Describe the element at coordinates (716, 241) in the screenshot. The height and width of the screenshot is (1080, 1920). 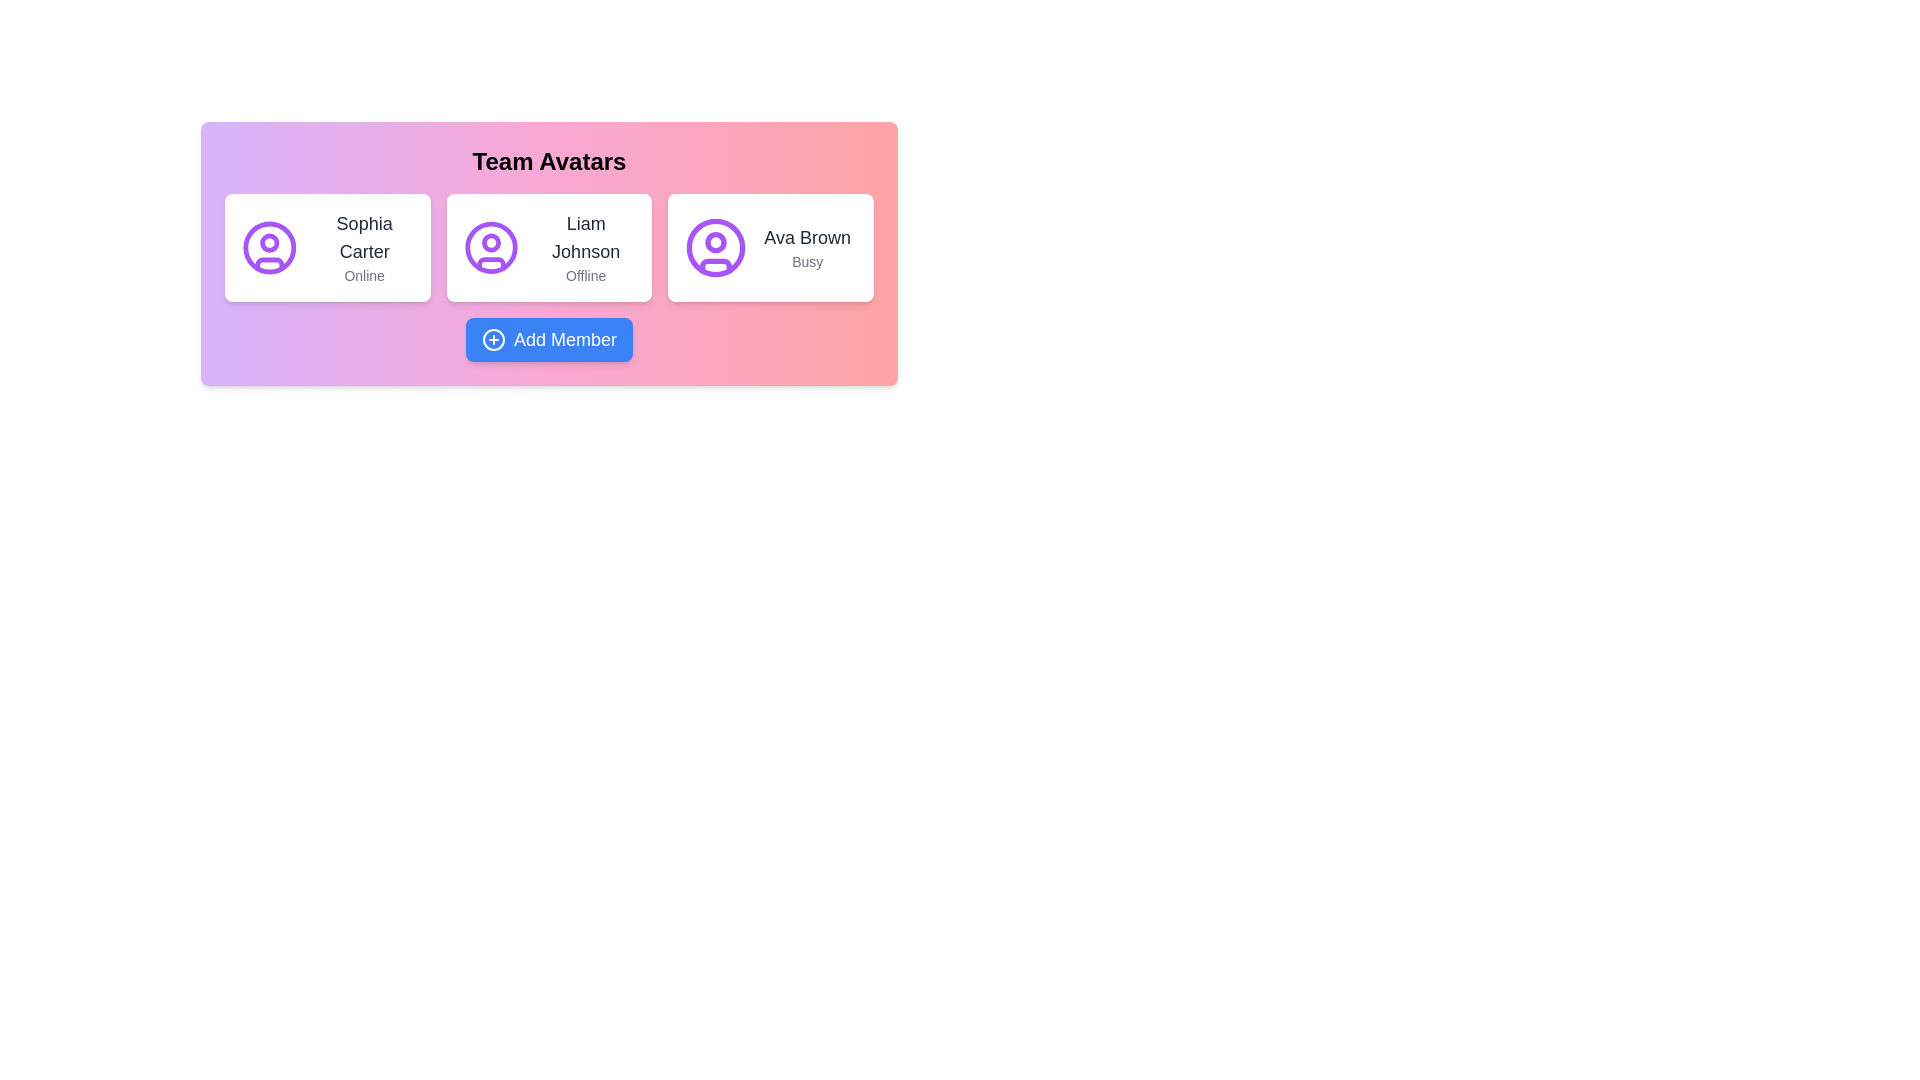
I see `the circular element with a purple border within the avatar icon of 'Ava Brown' card, located in the third position of the team member cards` at that location.